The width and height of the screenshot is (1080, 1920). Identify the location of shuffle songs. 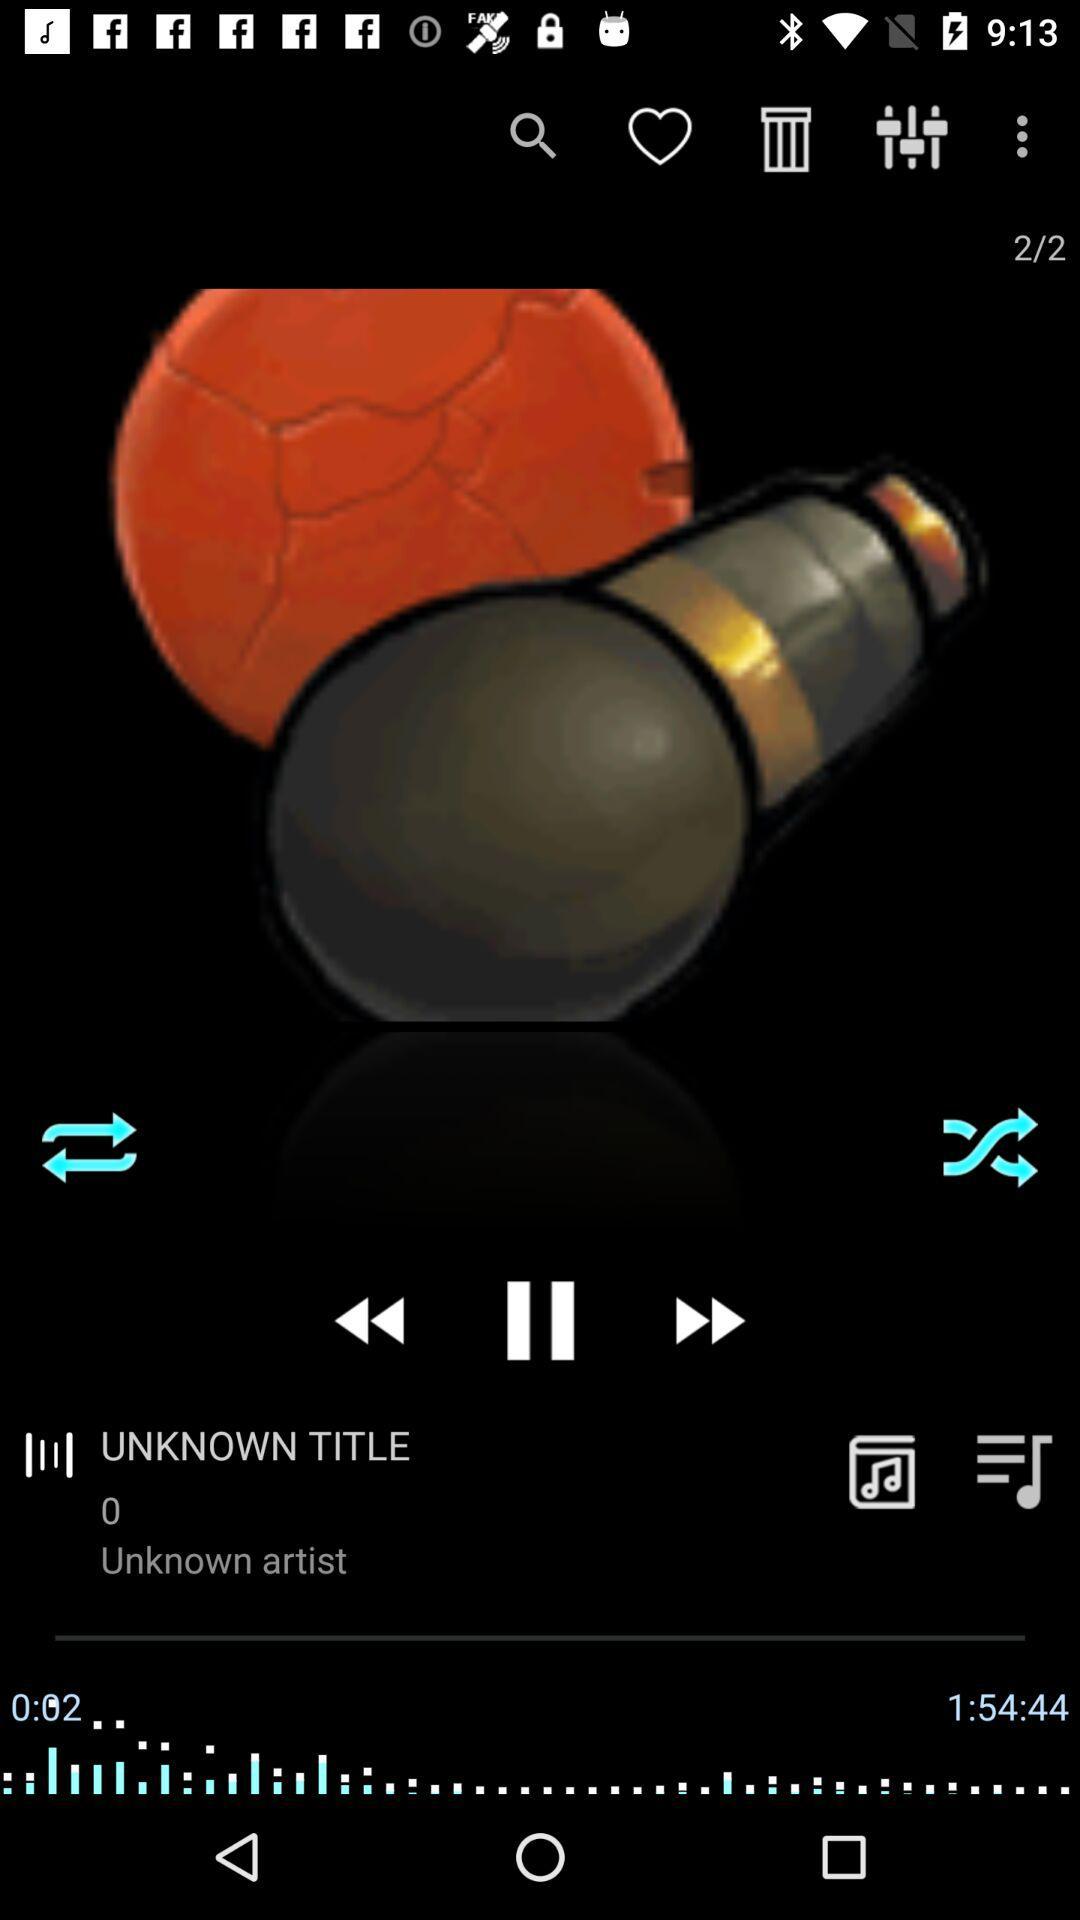
(88, 1147).